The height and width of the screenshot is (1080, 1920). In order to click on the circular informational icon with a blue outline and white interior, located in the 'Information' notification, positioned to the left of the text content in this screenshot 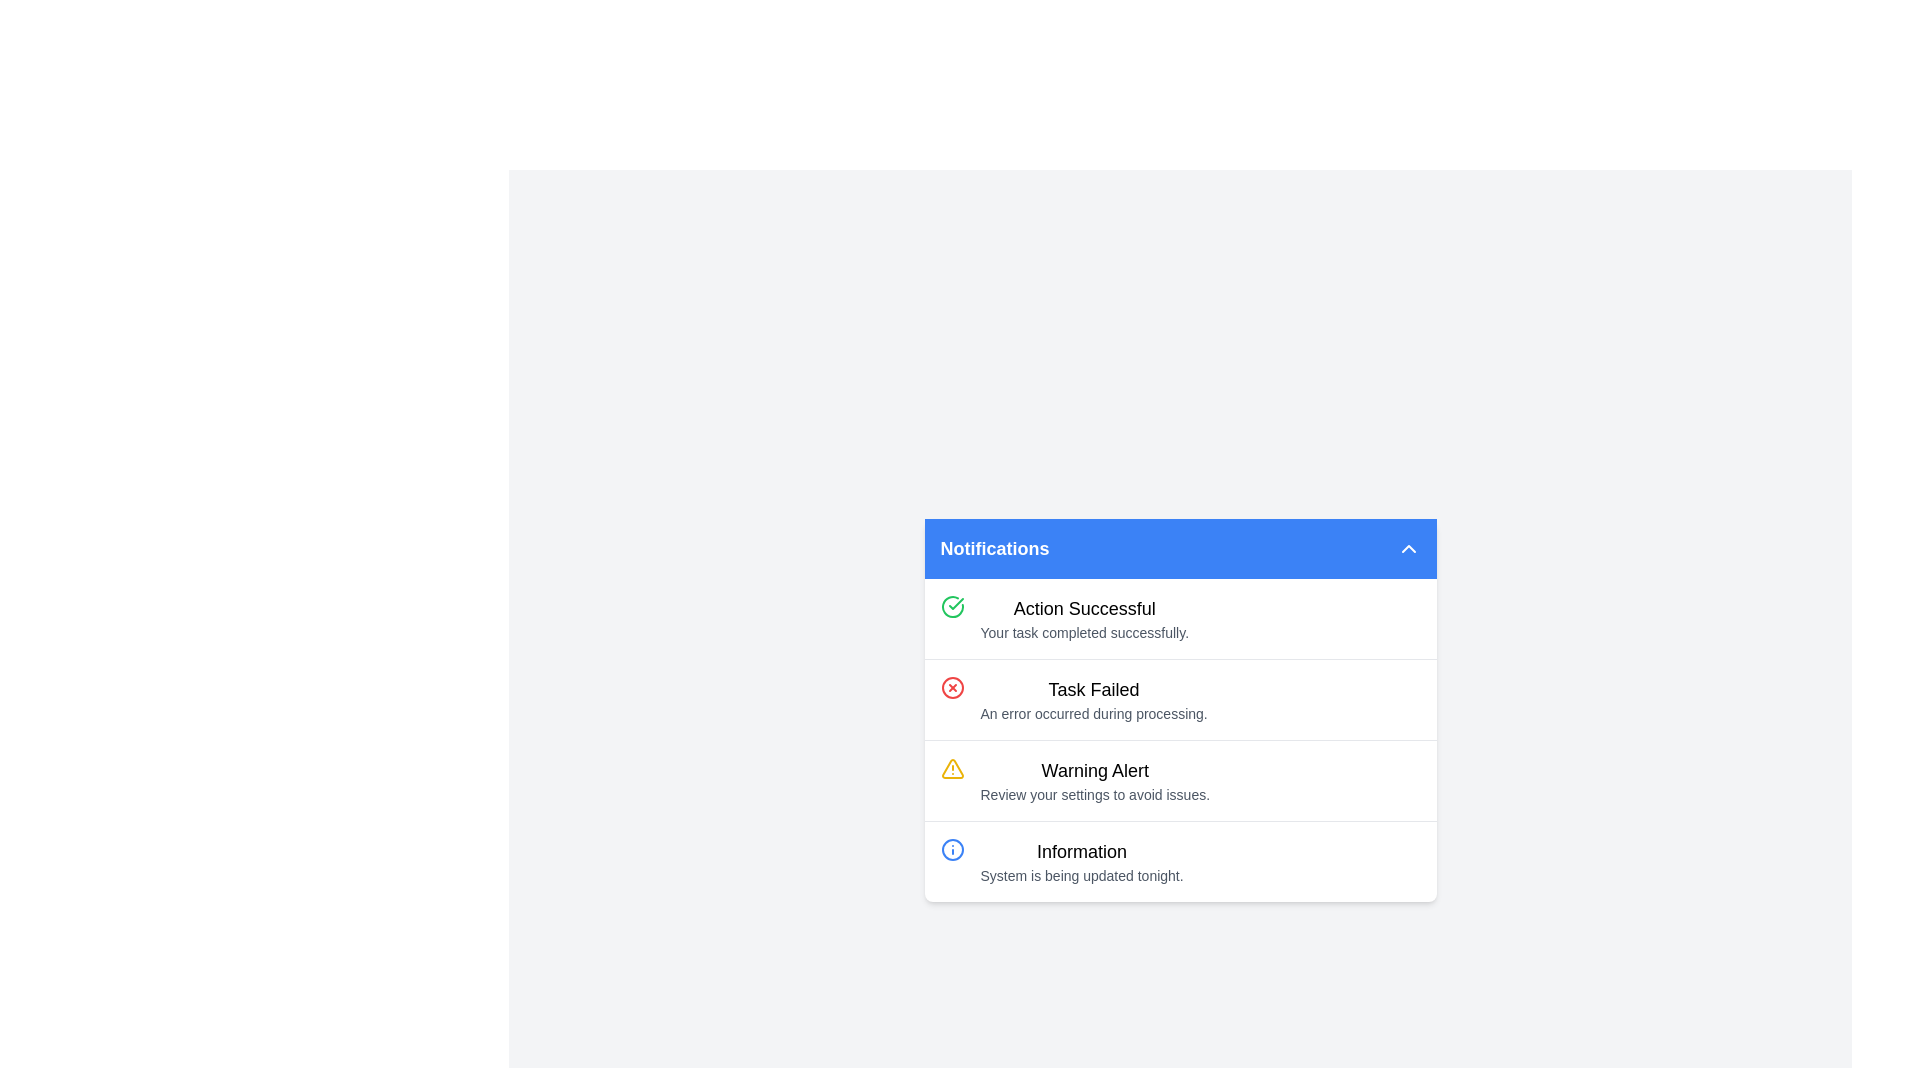, I will do `click(951, 849)`.